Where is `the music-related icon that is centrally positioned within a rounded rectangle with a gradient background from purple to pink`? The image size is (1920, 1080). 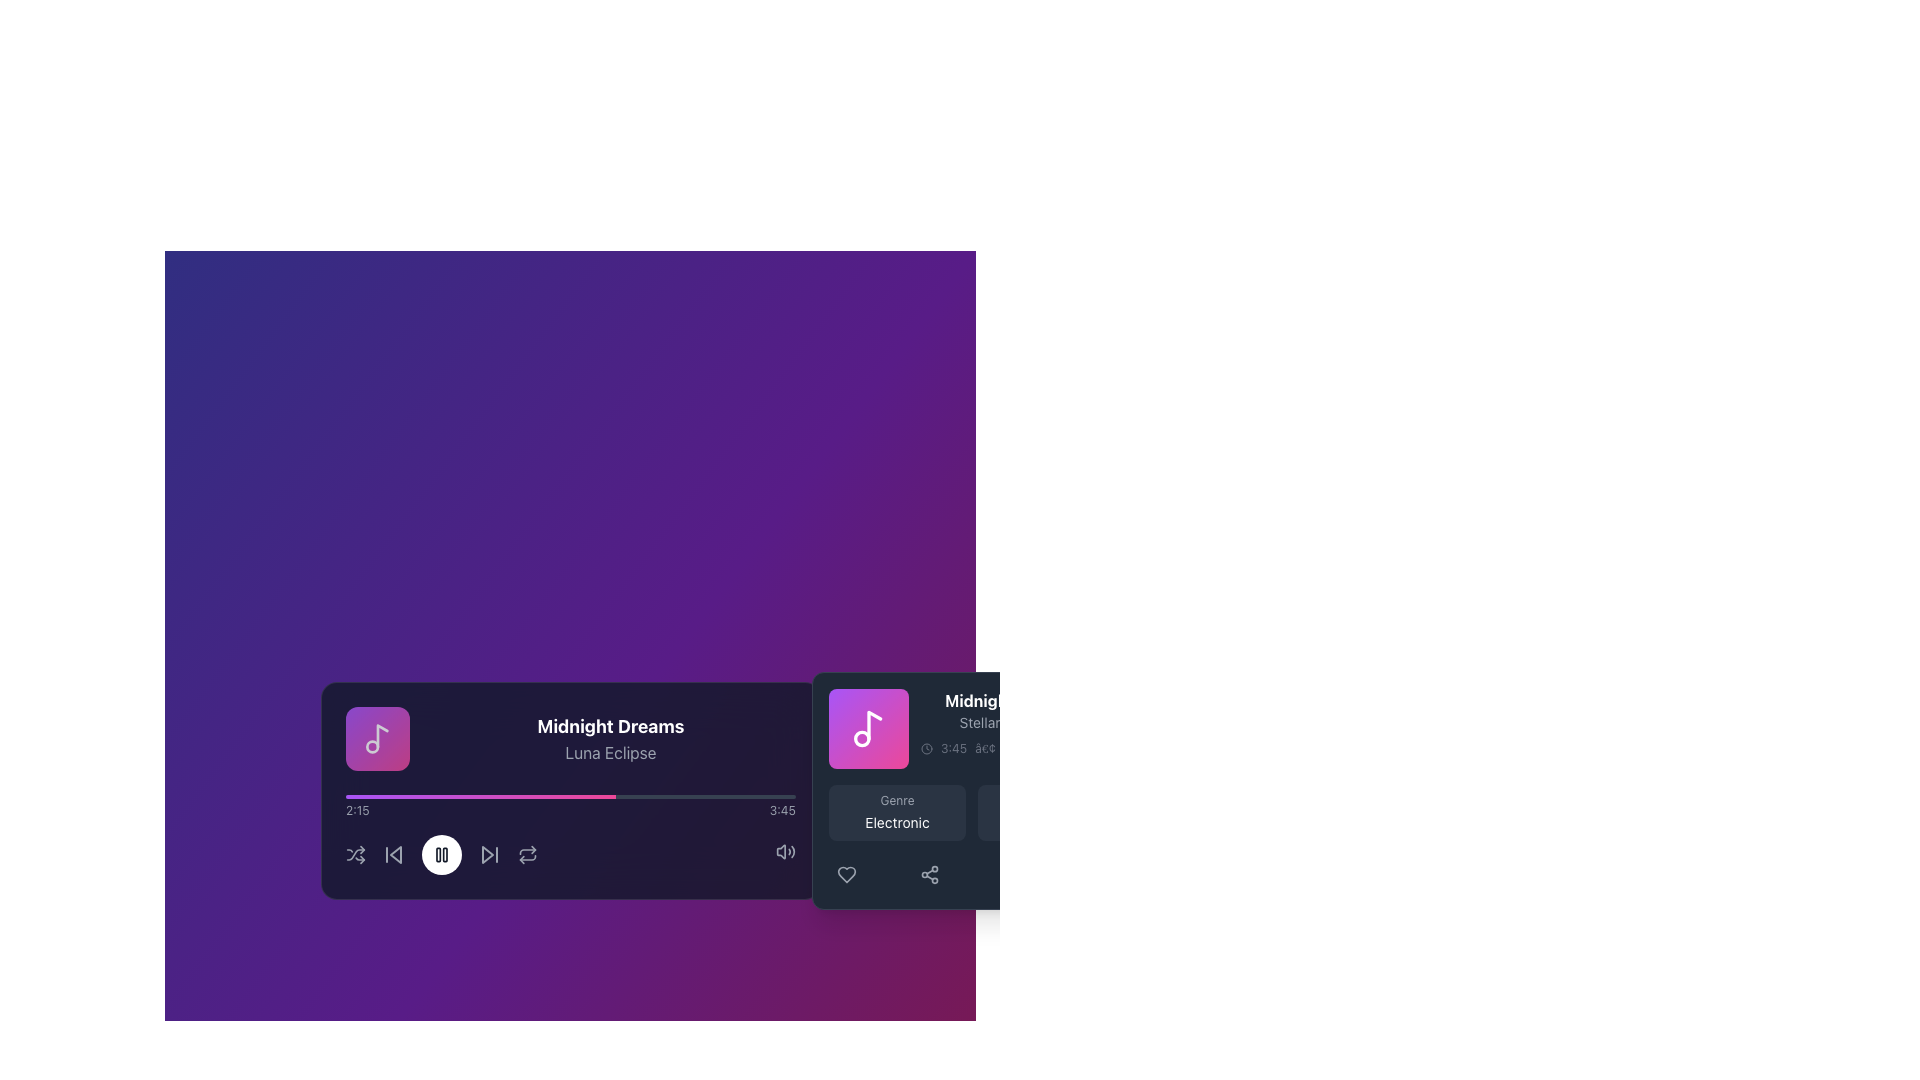 the music-related icon that is centrally positioned within a rounded rectangle with a gradient background from purple to pink is located at coordinates (377, 739).